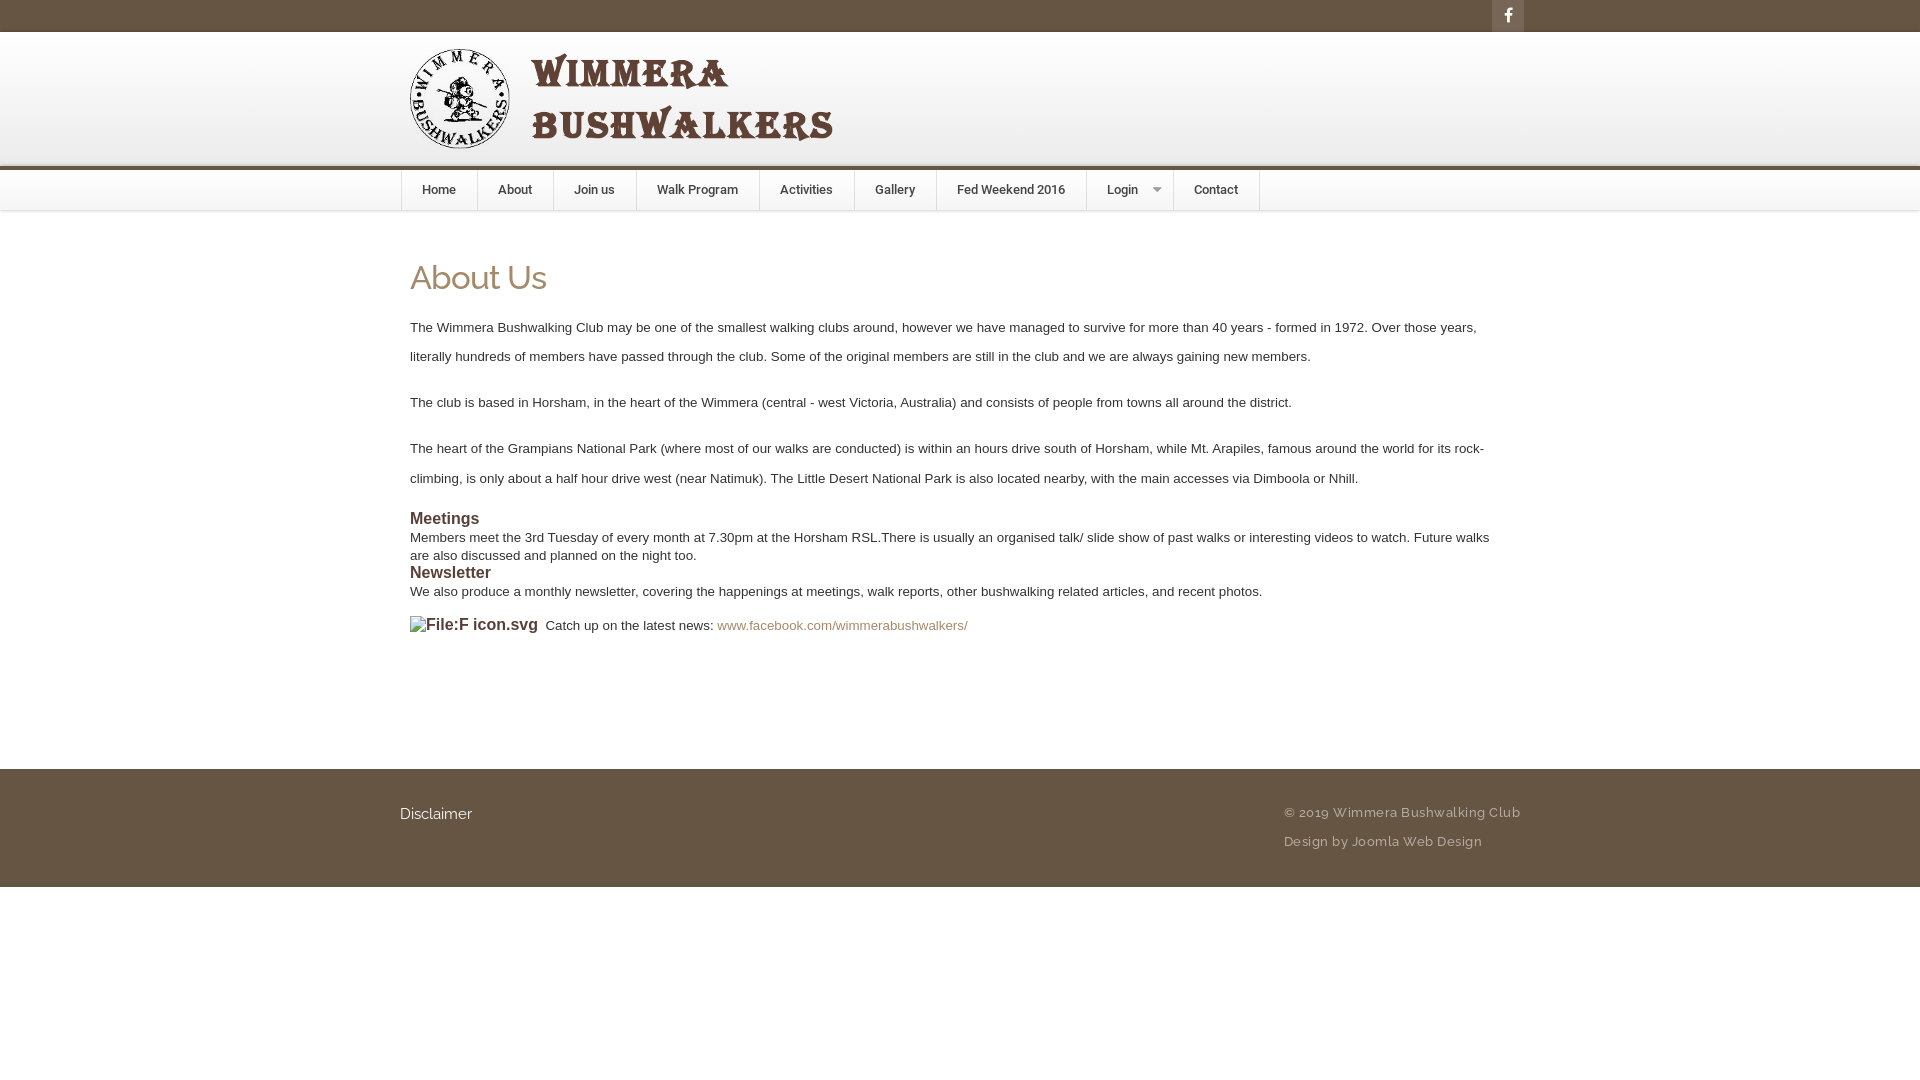  I want to click on 'Gallery', so click(893, 189).